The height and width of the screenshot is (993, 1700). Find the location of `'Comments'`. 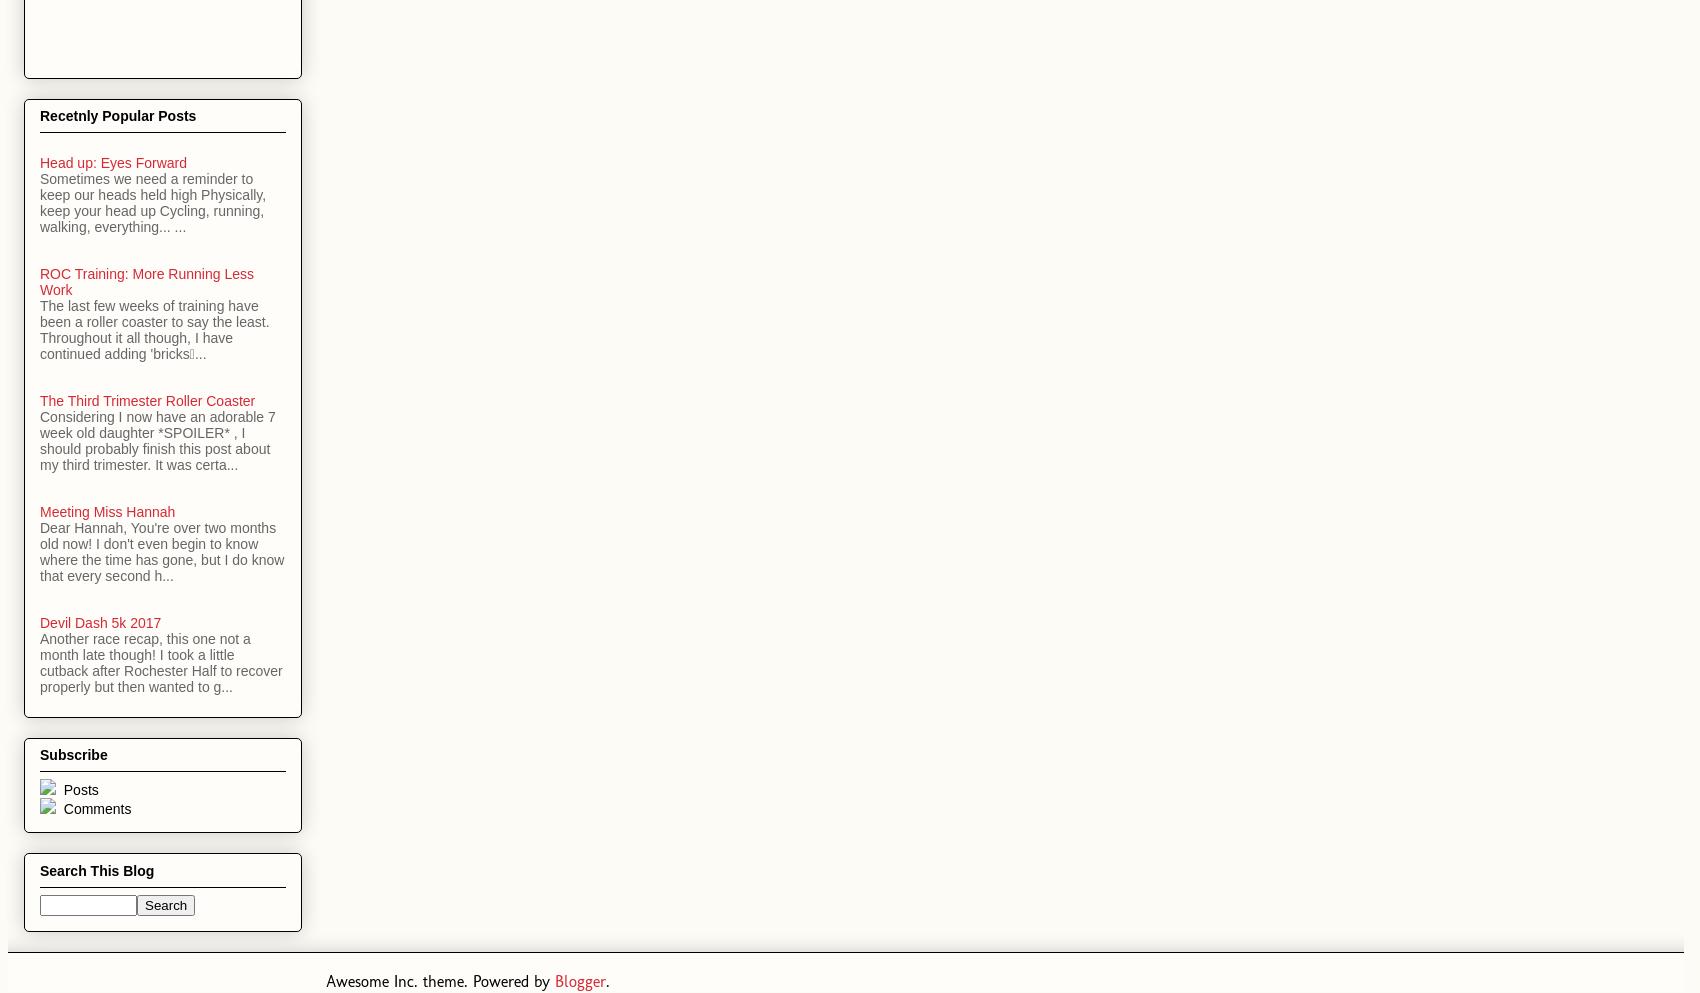

'Comments' is located at coordinates (95, 808).